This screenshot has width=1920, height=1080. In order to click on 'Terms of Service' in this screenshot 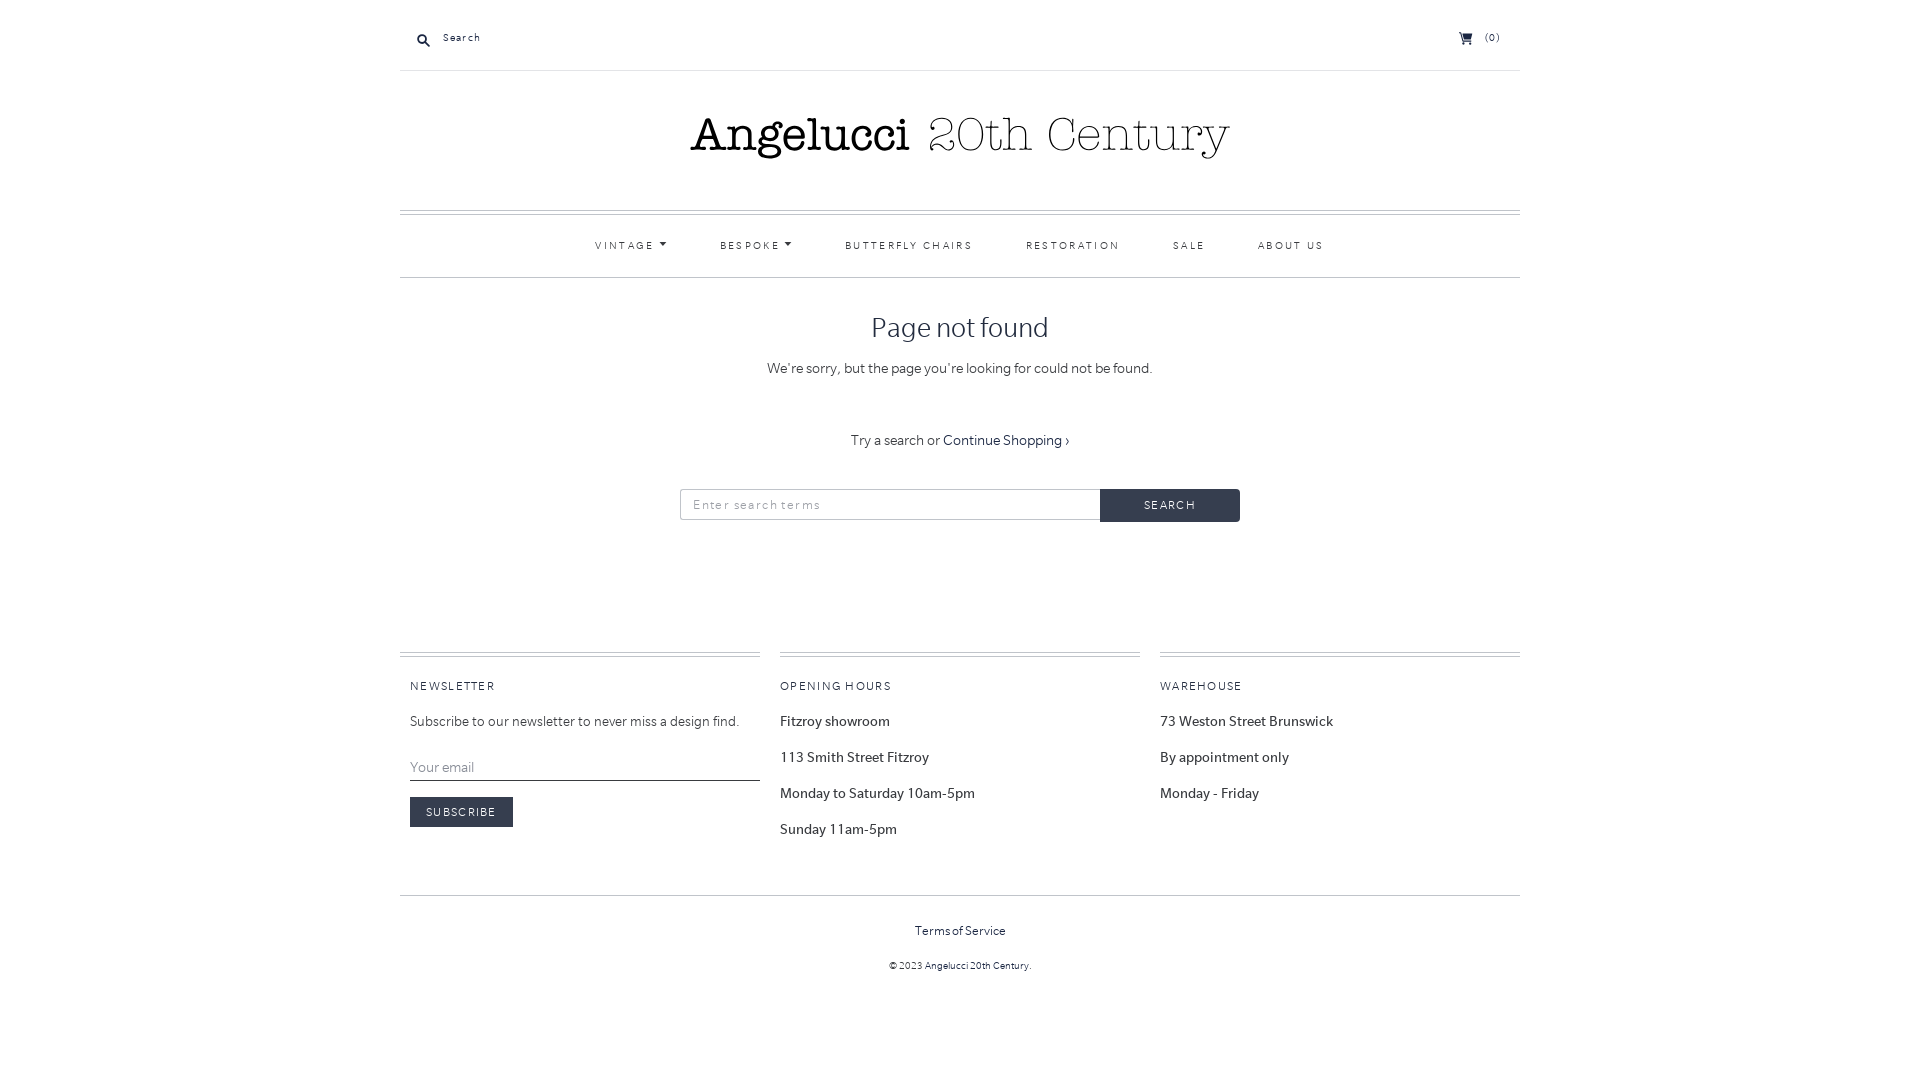, I will do `click(958, 930)`.